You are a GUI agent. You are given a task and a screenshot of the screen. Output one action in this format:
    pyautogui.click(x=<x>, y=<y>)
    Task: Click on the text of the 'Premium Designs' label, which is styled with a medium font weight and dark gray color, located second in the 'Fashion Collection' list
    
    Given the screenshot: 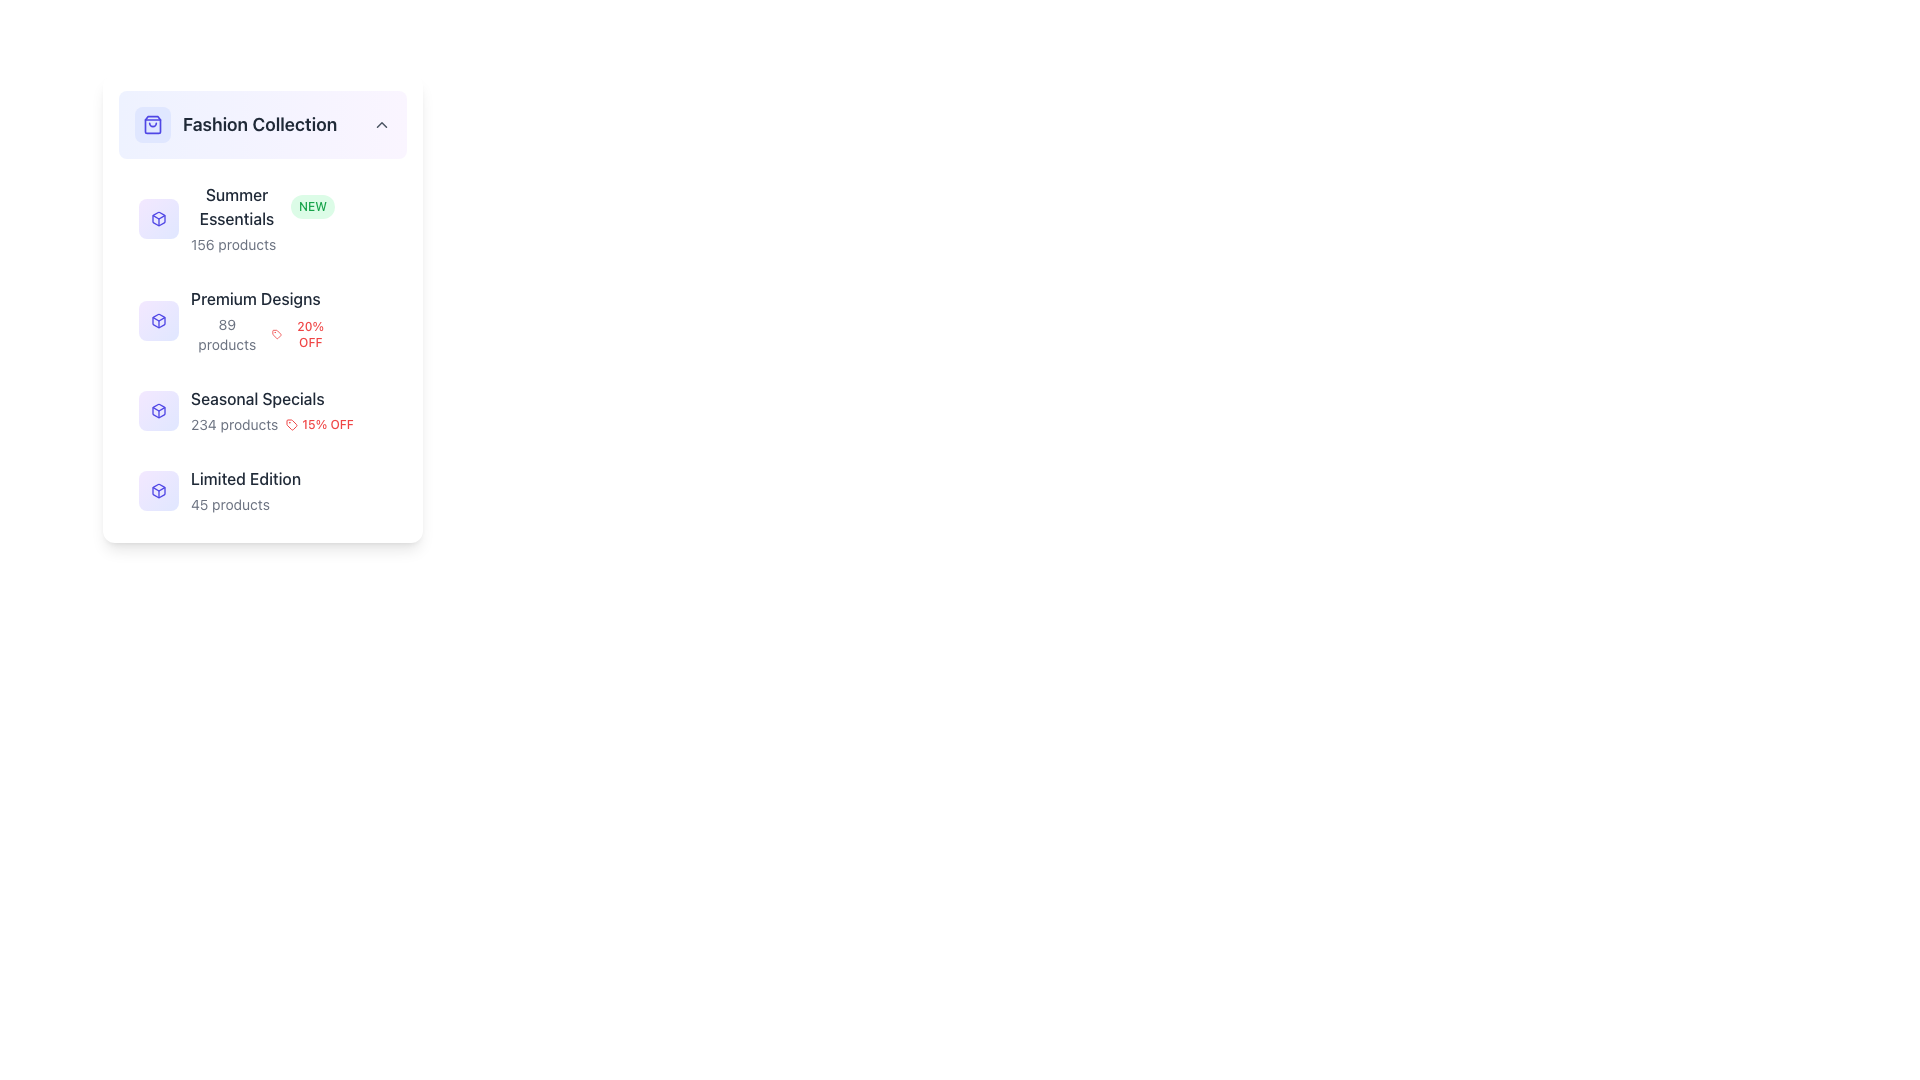 What is the action you would take?
    pyautogui.click(x=262, y=299)
    